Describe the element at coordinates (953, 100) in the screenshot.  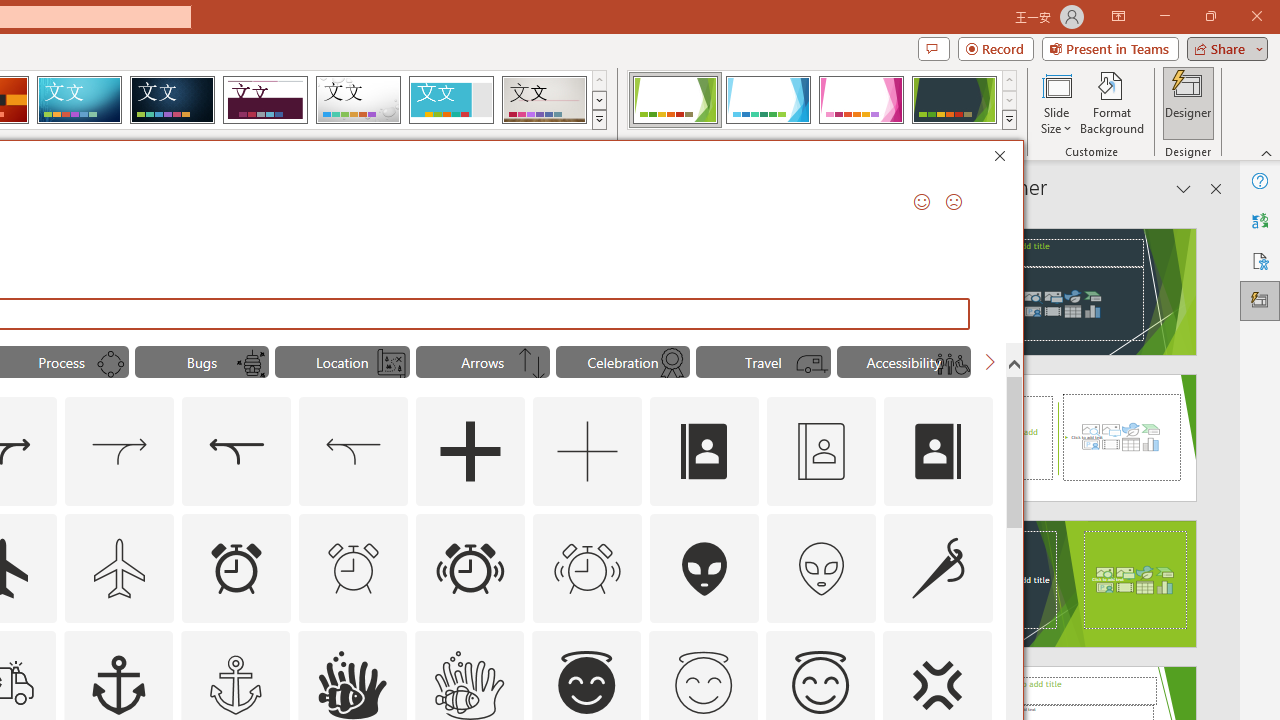
I see `'Facet Variant 4'` at that location.